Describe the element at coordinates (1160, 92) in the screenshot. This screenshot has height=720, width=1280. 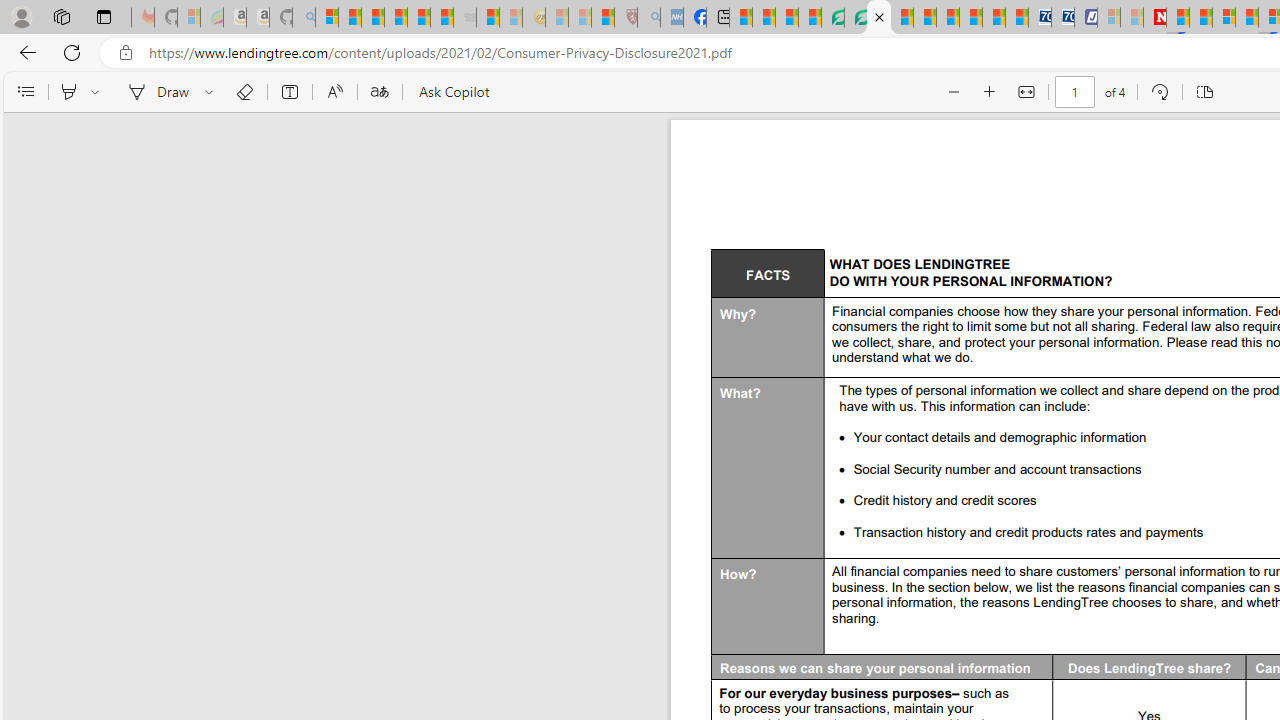
I see `'Rotate (Ctrl+])'` at that location.